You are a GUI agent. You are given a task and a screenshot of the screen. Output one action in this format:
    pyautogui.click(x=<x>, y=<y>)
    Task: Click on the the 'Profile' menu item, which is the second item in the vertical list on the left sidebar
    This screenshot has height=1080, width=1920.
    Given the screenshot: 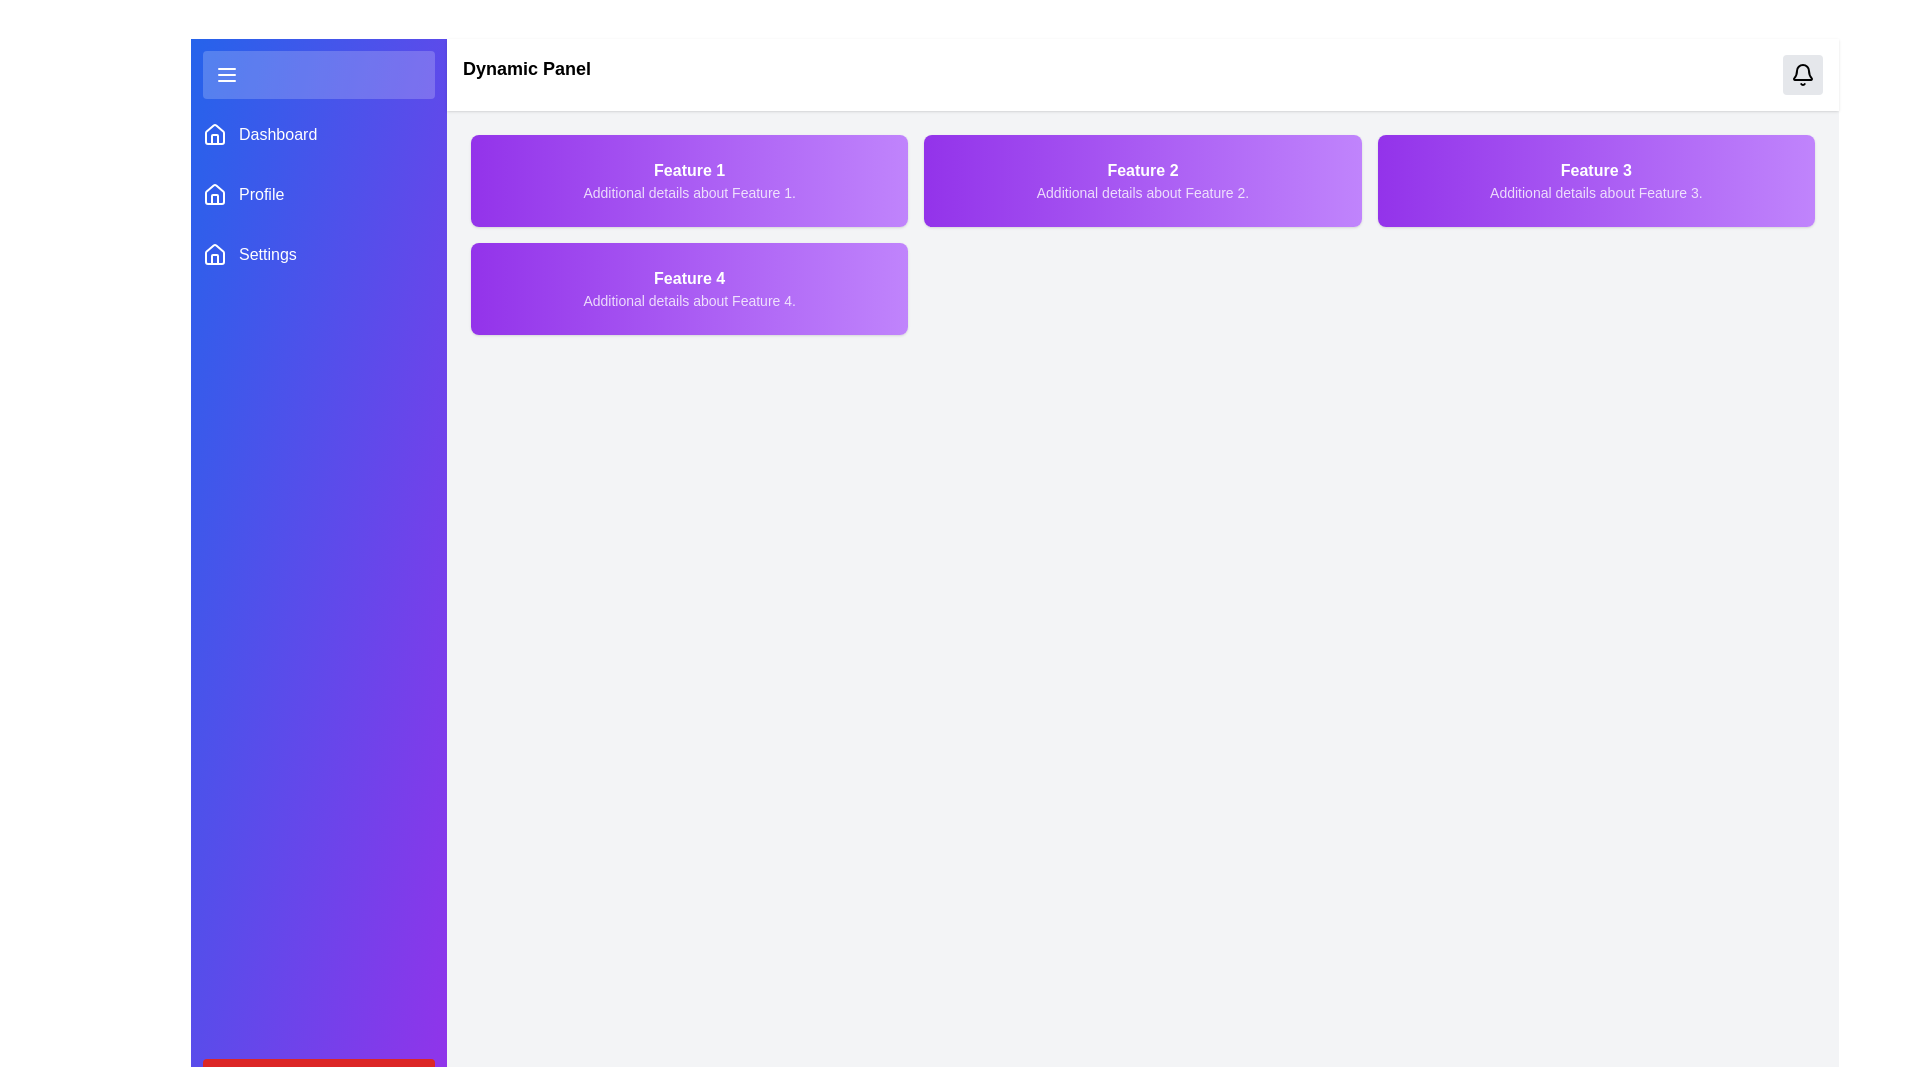 What is the action you would take?
    pyautogui.click(x=317, y=195)
    